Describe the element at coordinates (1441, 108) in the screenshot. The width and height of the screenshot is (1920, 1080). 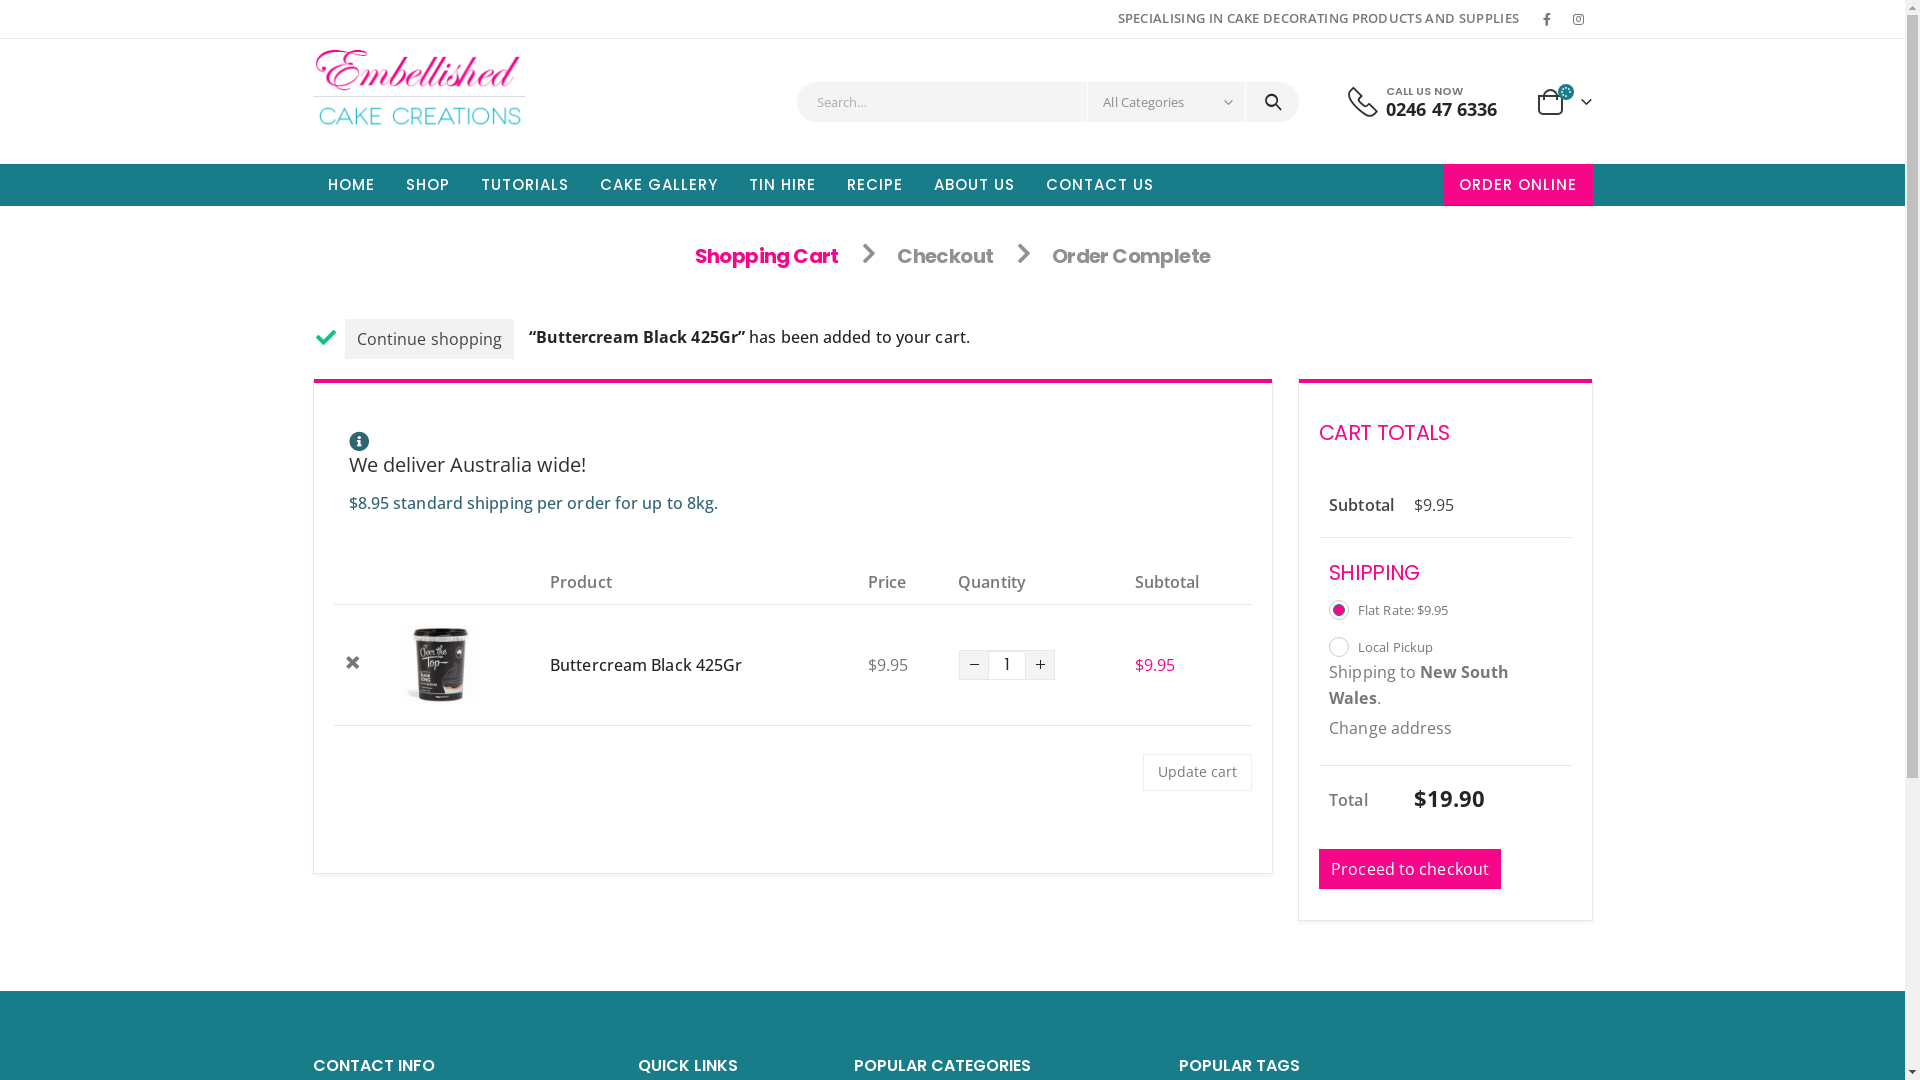
I see `'0246 47 6336'` at that location.